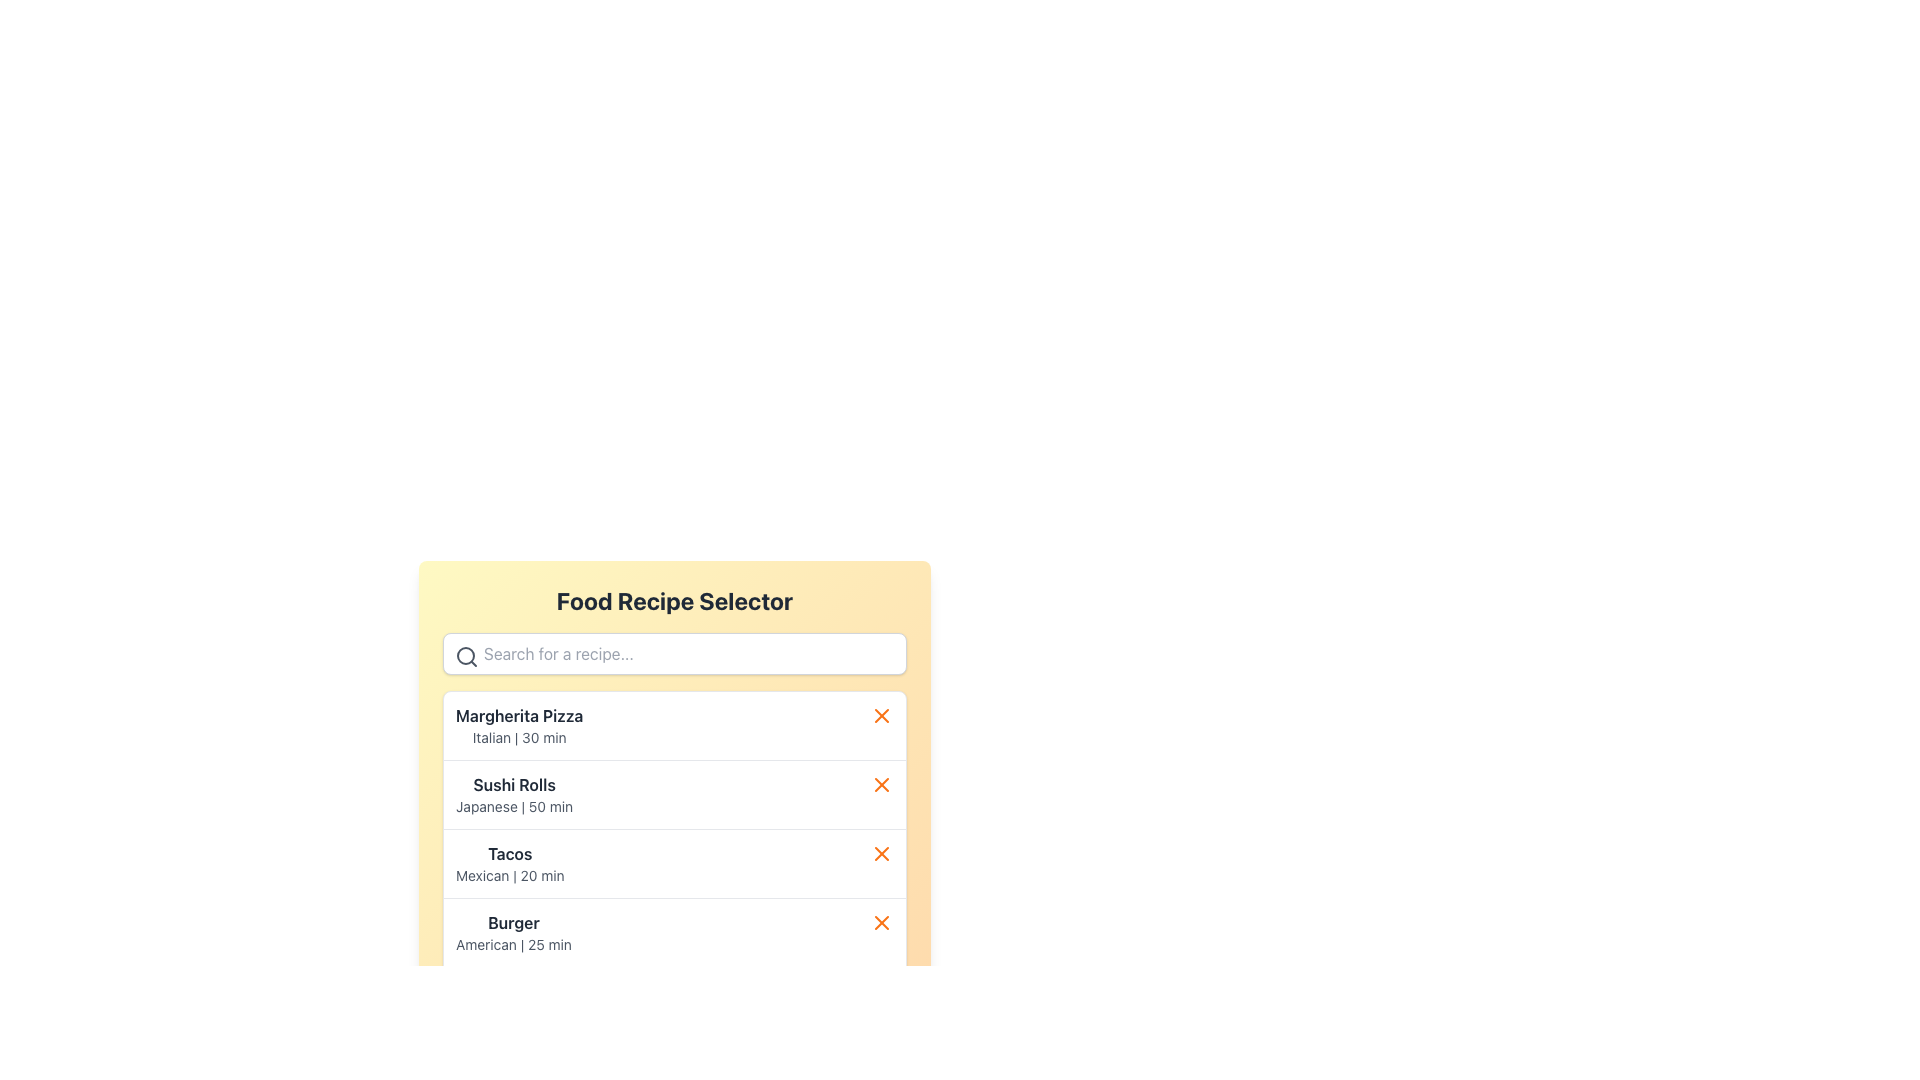 The image size is (1920, 1080). Describe the element at coordinates (514, 805) in the screenshot. I see `the text label reading 'Japanese | 50 min', which is styled in gray color and positioned below the title 'Sushi Rolls' in the 'Food Recipe Selector' interface` at that location.